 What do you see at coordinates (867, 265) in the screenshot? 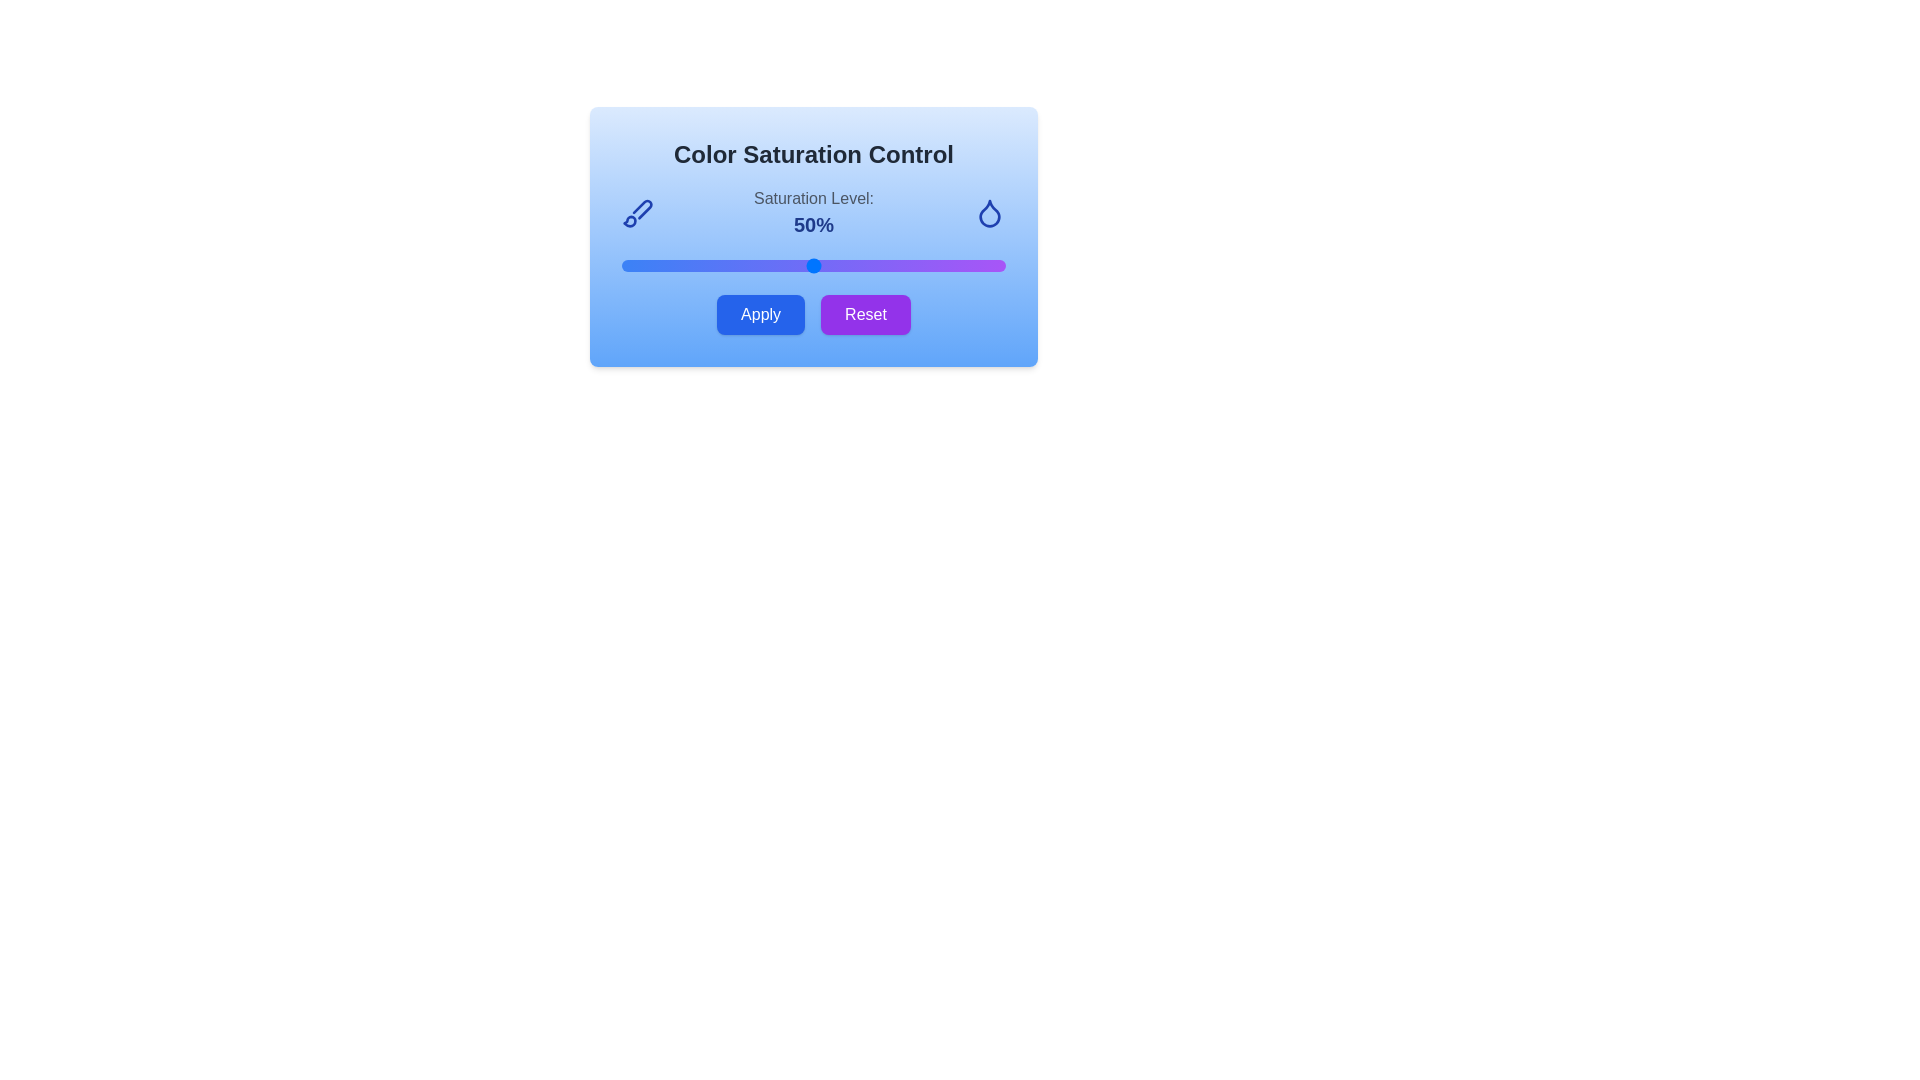
I see `the color saturation to 64% by adjusting the slider` at bounding box center [867, 265].